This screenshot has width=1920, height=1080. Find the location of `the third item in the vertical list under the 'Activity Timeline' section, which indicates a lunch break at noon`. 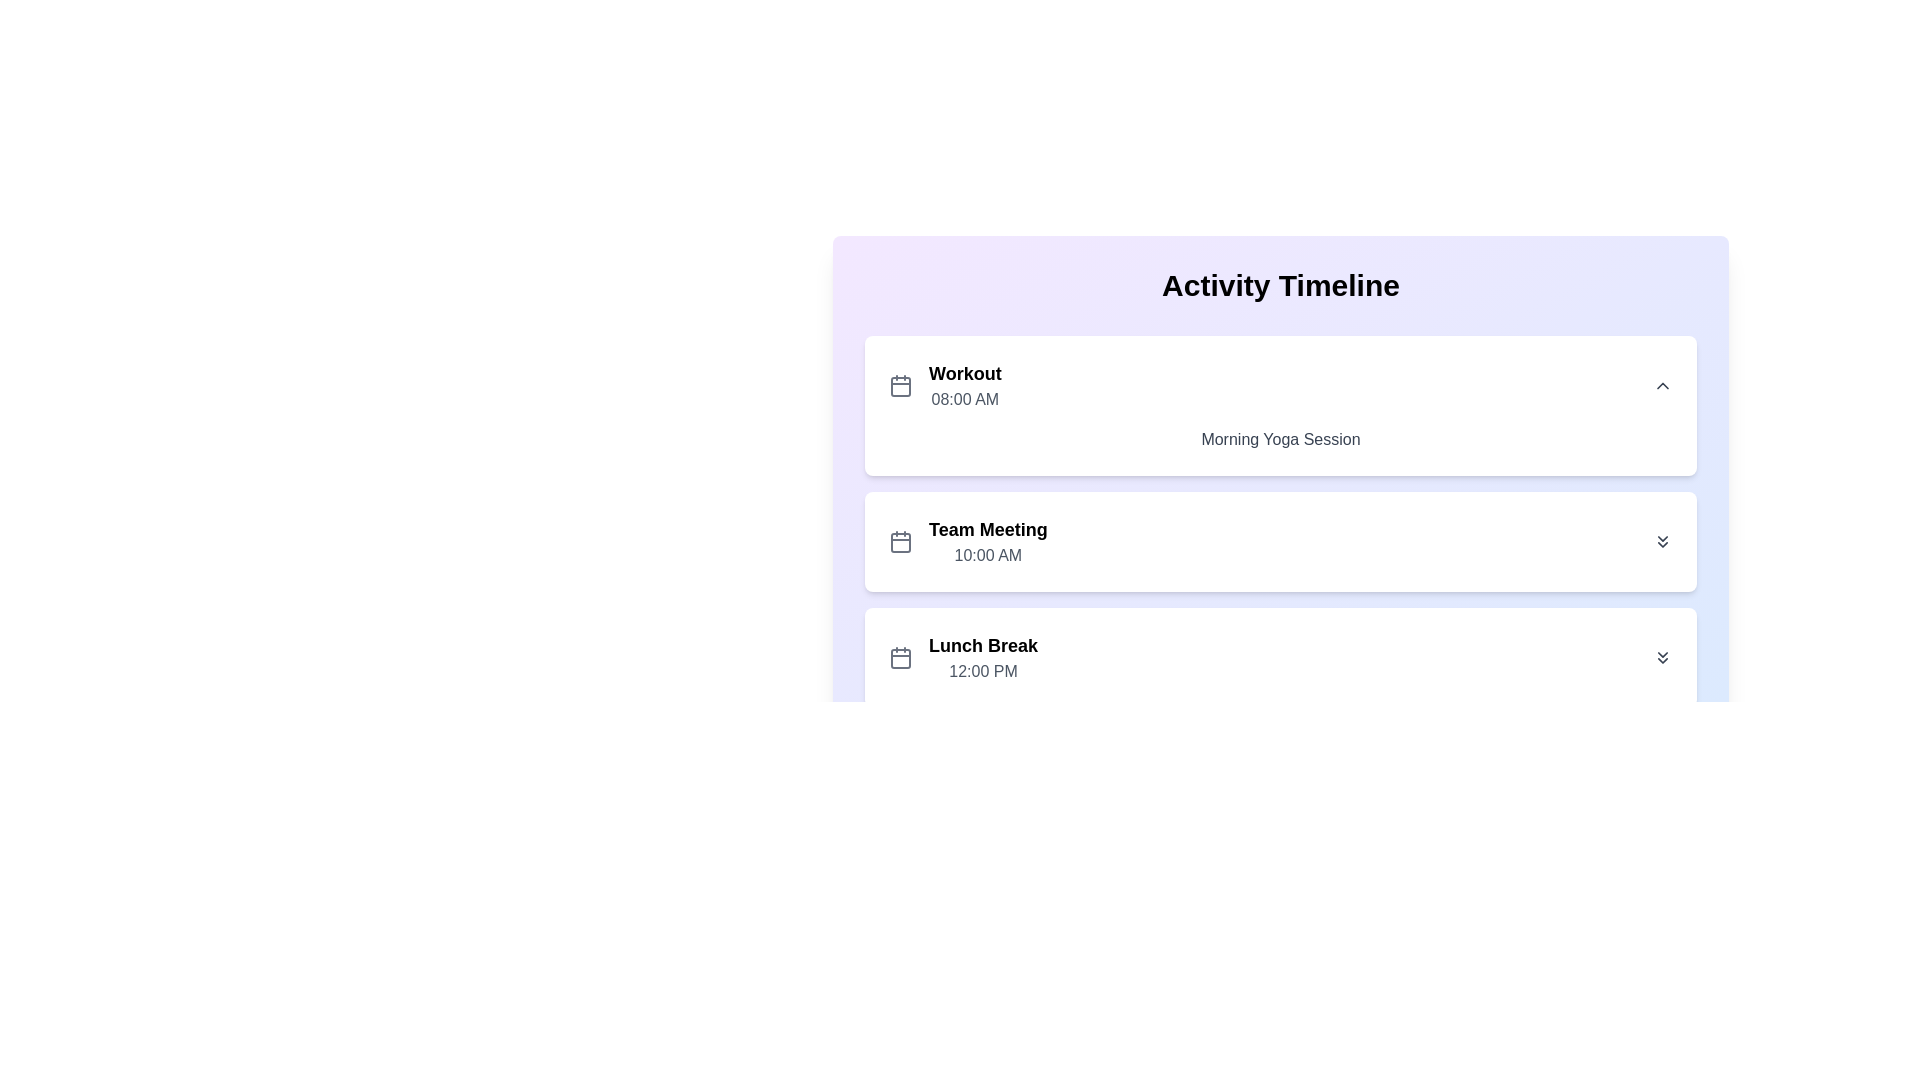

the third item in the vertical list under the 'Activity Timeline' section, which indicates a lunch break at noon is located at coordinates (963, 658).